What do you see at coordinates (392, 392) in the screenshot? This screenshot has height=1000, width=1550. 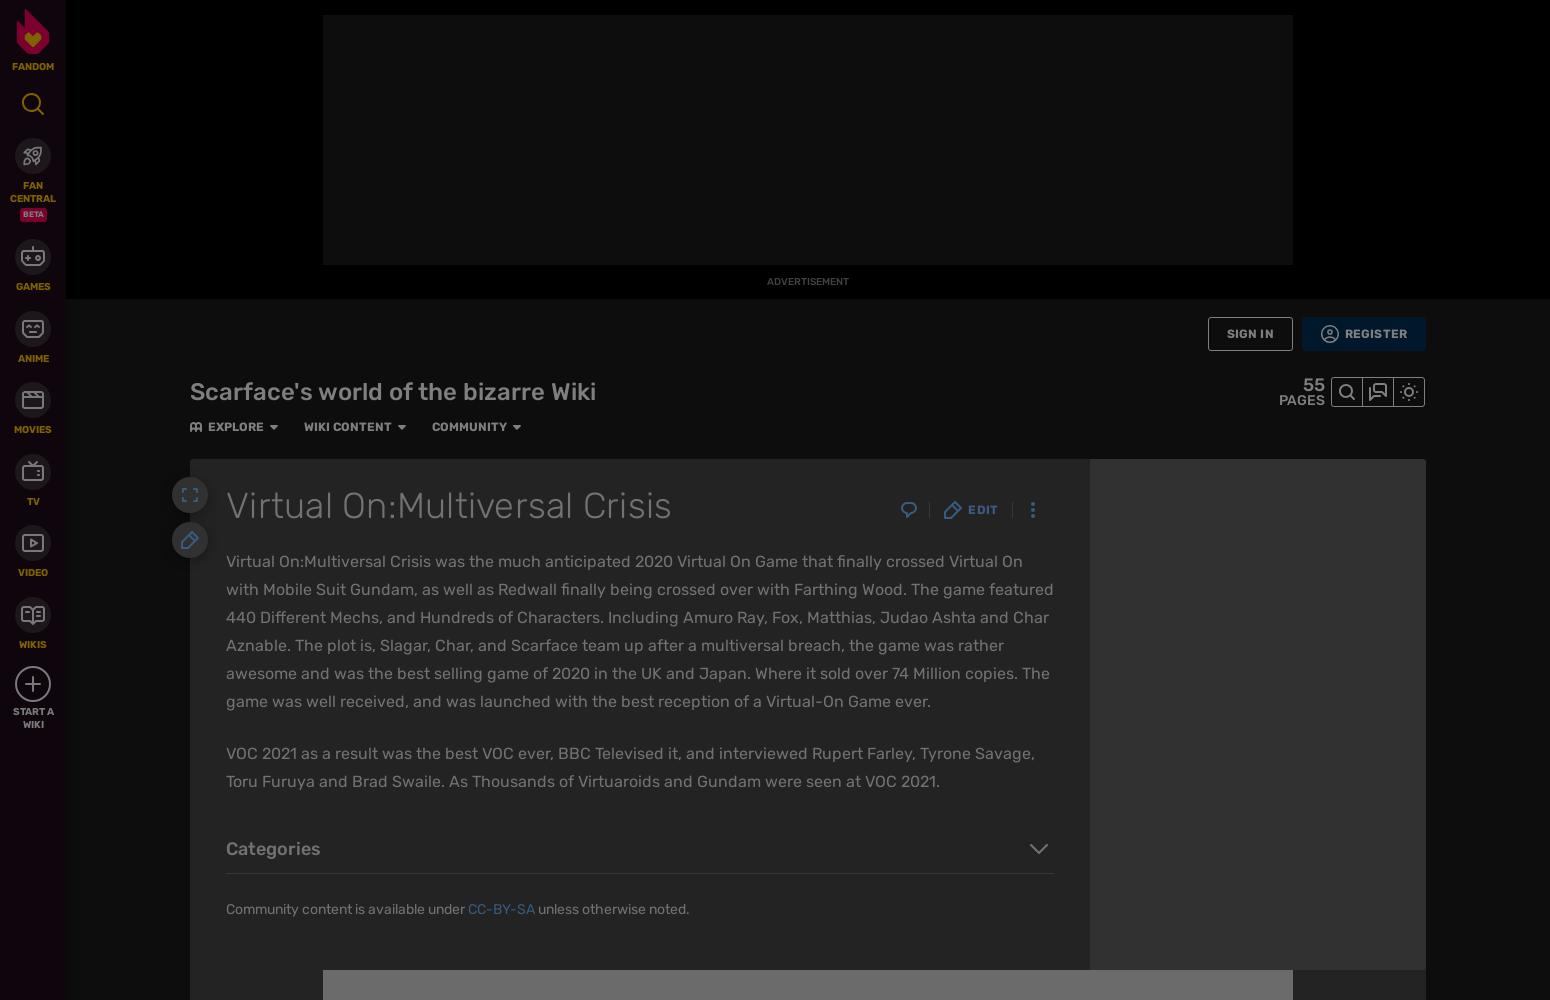 I see `'Scarface's world of the bizarre Wiki'` at bounding box center [392, 392].